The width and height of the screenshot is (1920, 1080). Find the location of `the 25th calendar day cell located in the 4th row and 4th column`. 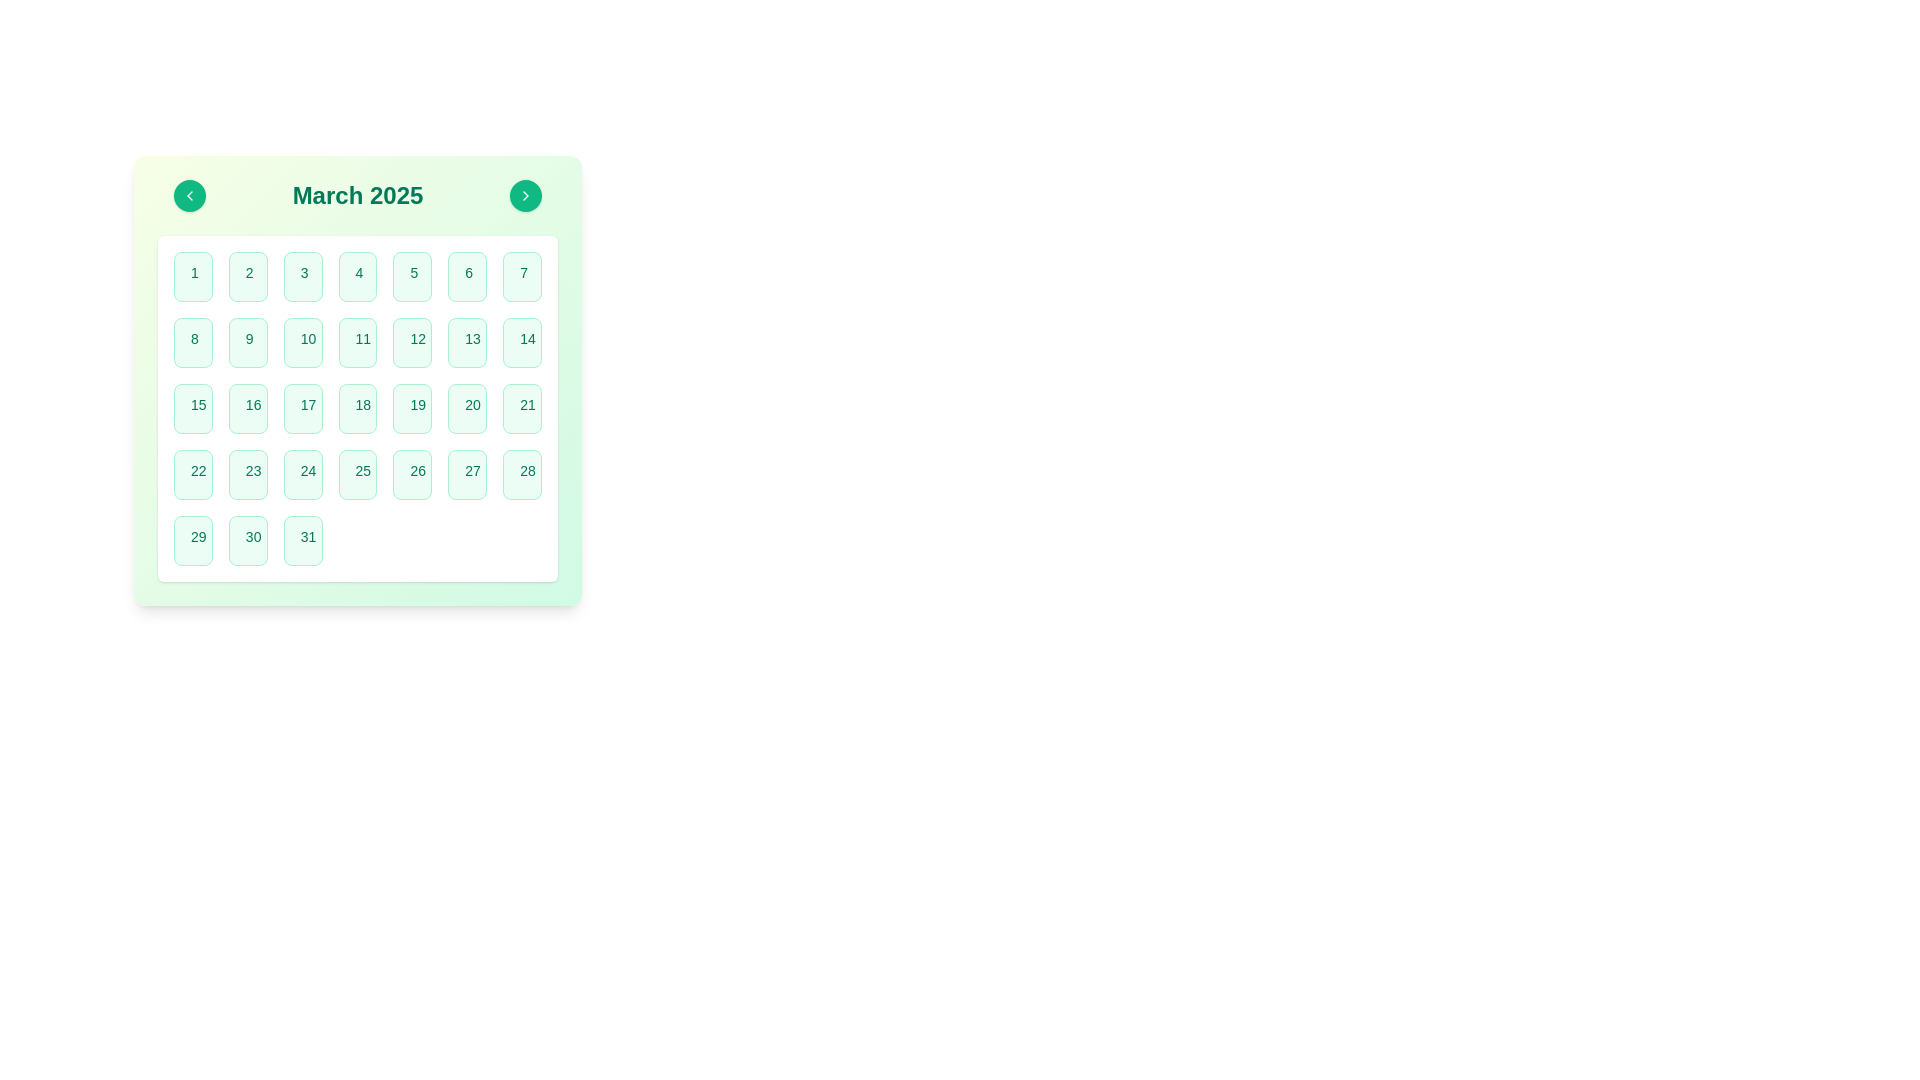

the 25th calendar day cell located in the 4th row and 4th column is located at coordinates (358, 474).